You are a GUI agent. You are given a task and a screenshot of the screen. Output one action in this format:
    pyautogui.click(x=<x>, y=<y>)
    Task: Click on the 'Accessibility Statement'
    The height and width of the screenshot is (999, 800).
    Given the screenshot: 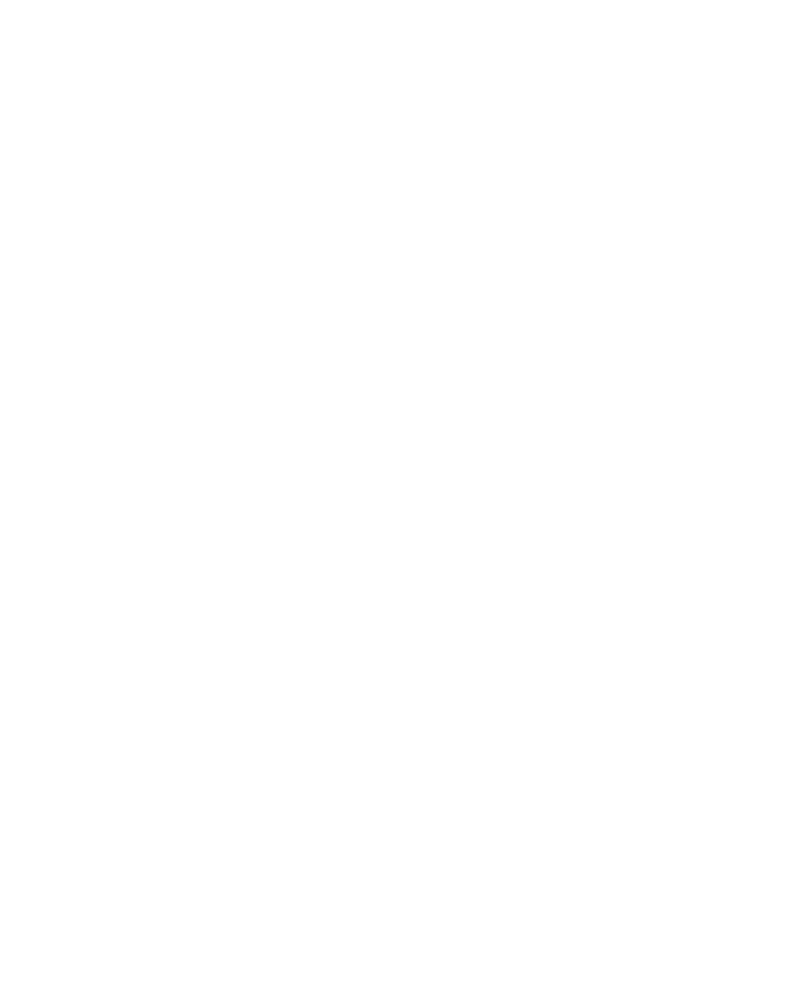 What is the action you would take?
    pyautogui.click(x=494, y=816)
    